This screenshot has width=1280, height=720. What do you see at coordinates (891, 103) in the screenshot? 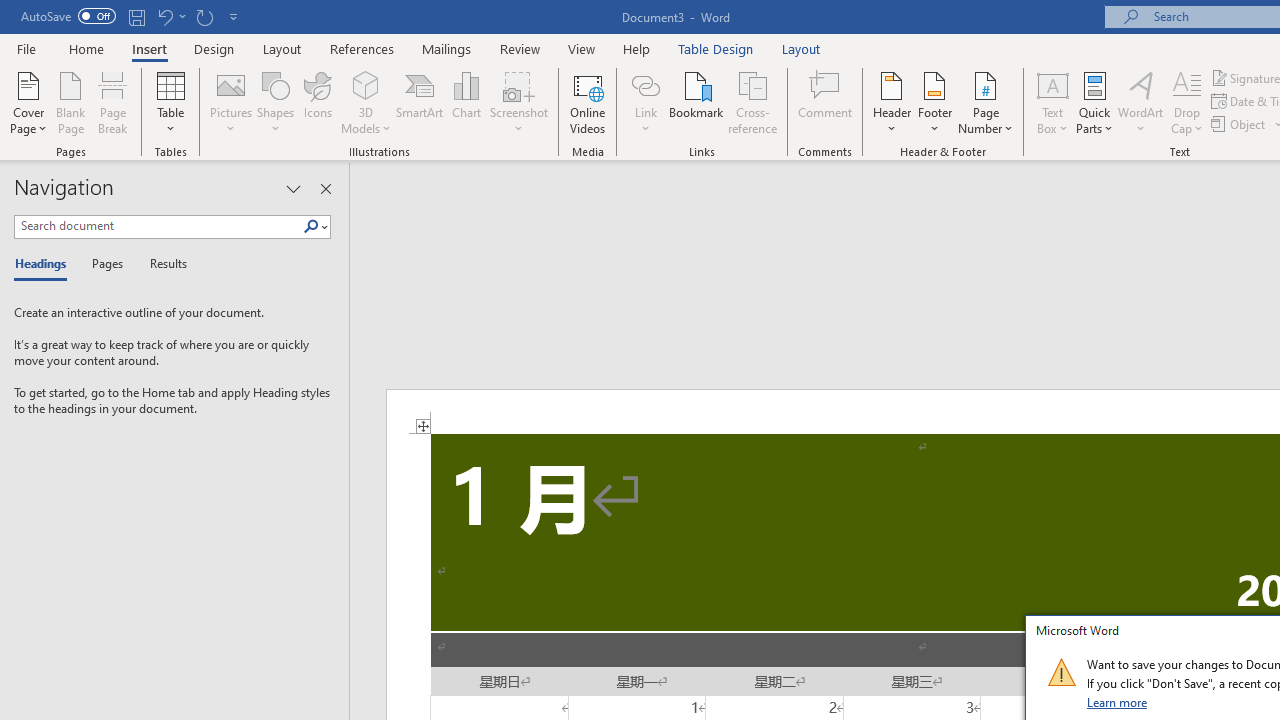
I see `'Header'` at bounding box center [891, 103].